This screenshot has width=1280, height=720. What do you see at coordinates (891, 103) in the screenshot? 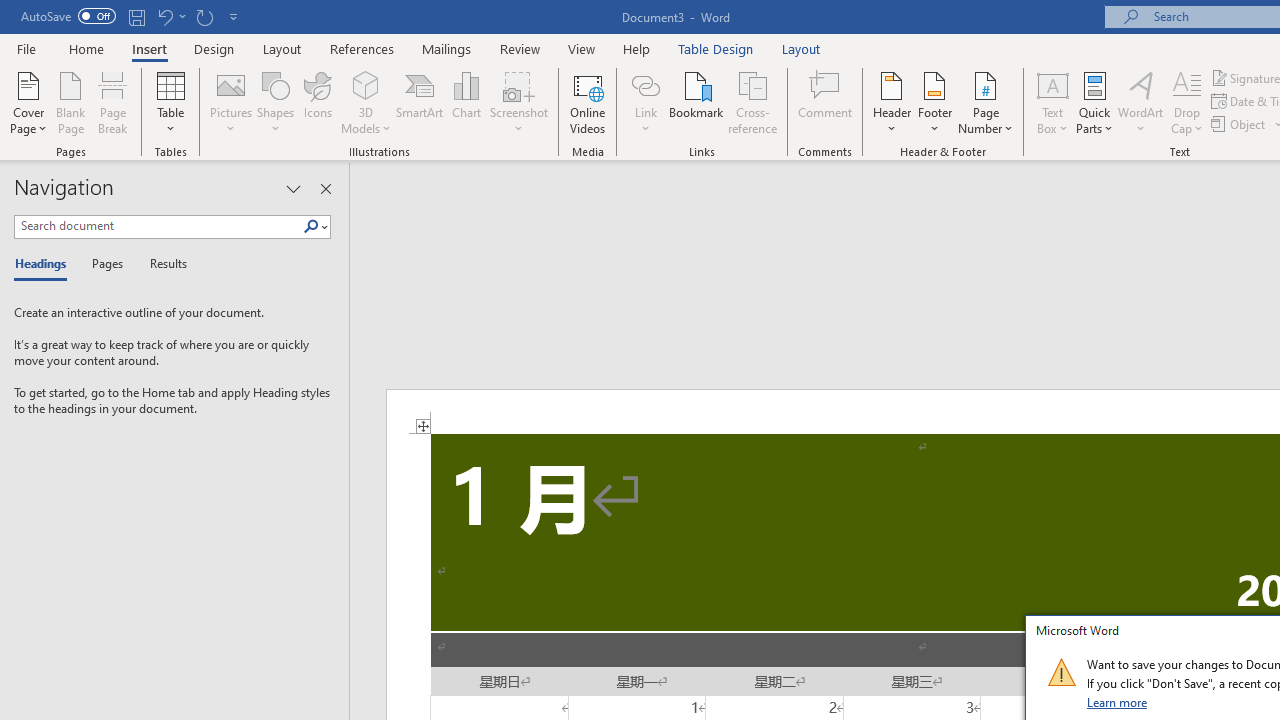
I see `'Header'` at bounding box center [891, 103].